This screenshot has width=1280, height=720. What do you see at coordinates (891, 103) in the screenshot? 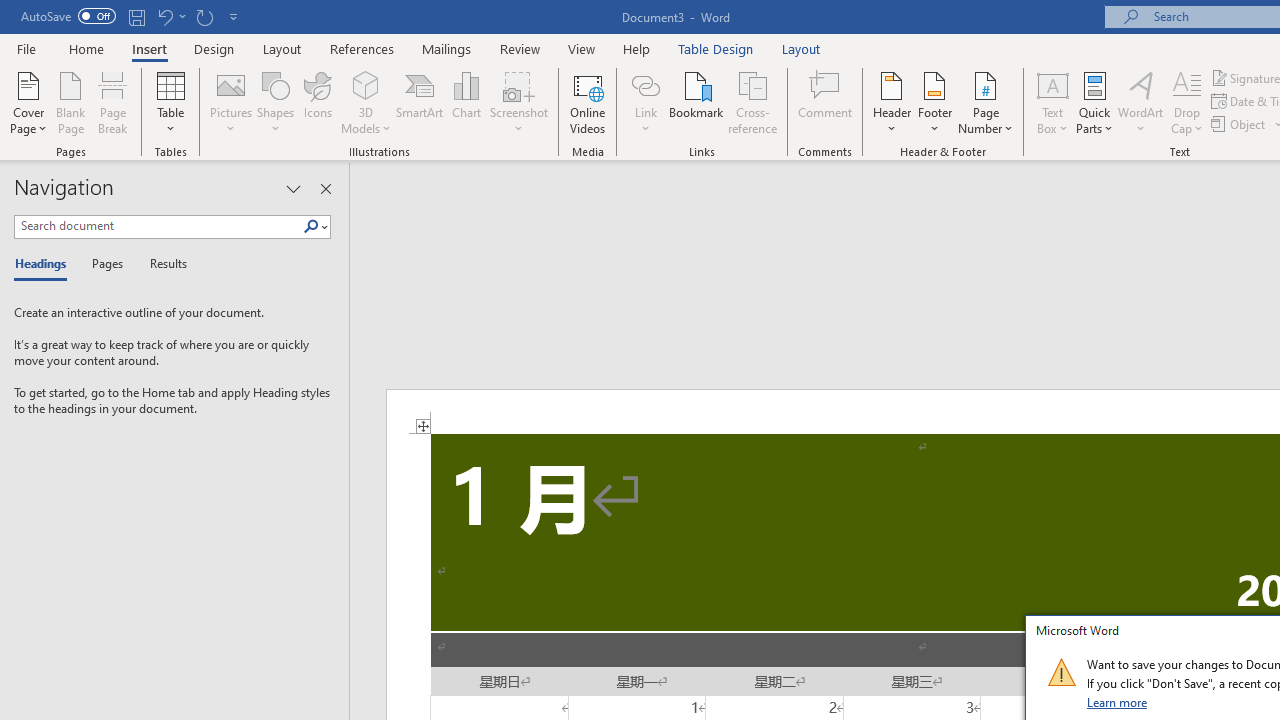
I see `'Header'` at bounding box center [891, 103].